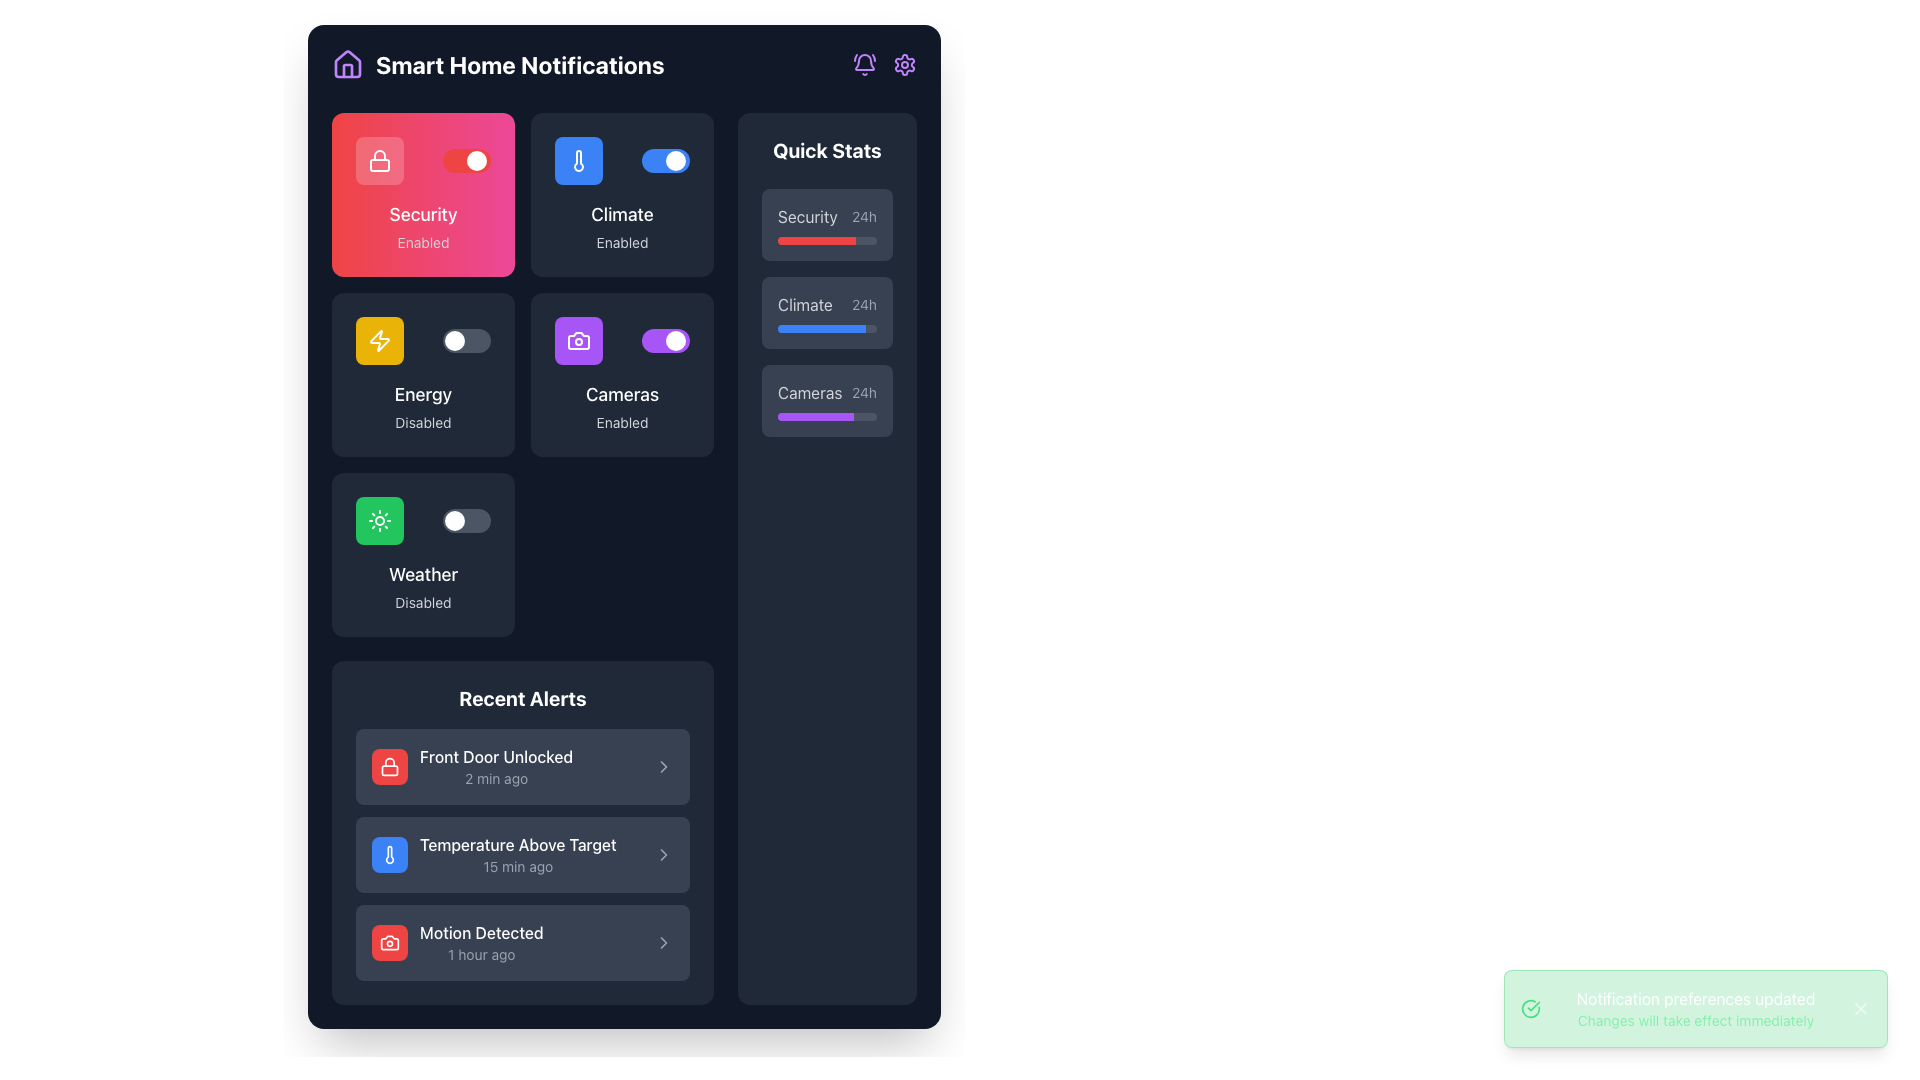 This screenshot has width=1920, height=1080. I want to click on the cogwheel icon, which is purple and located in the top-right corner of the interface, so click(904, 64).